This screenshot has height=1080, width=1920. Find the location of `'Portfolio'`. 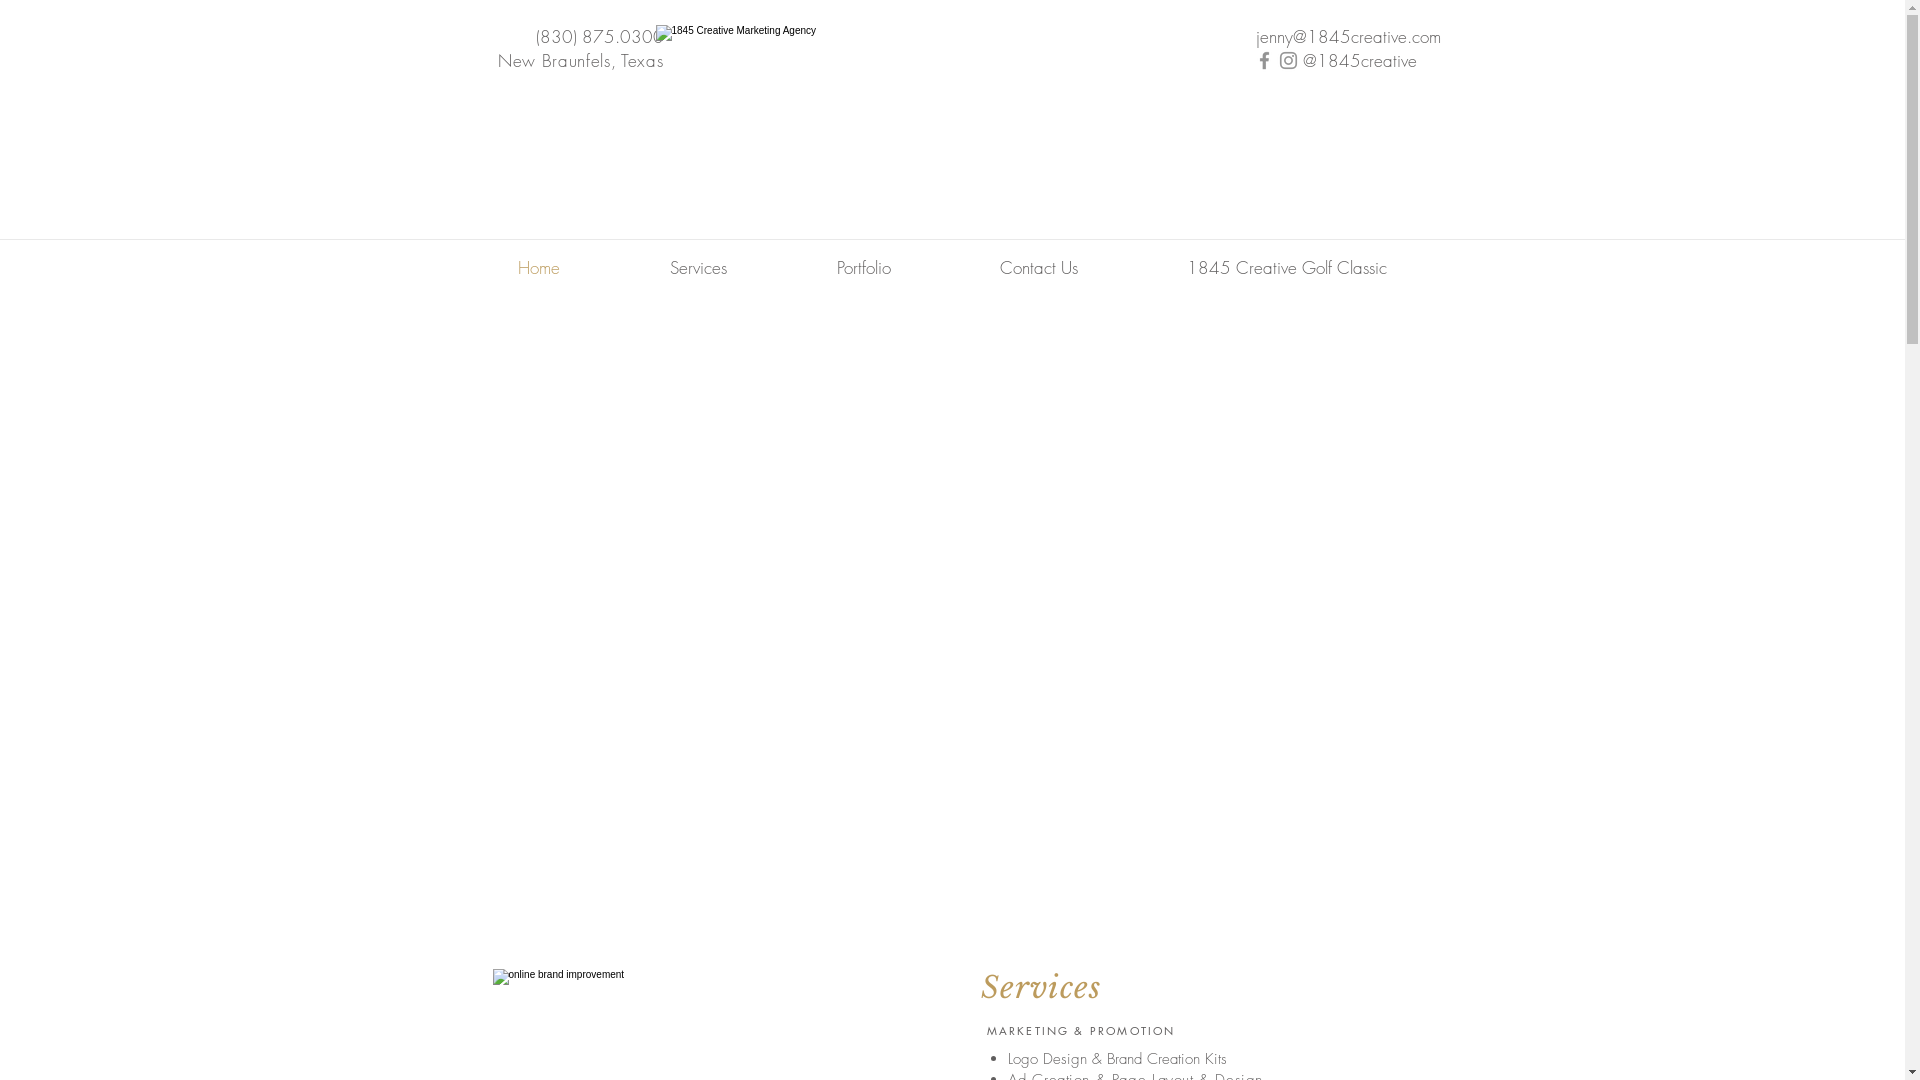

'Portfolio' is located at coordinates (864, 266).